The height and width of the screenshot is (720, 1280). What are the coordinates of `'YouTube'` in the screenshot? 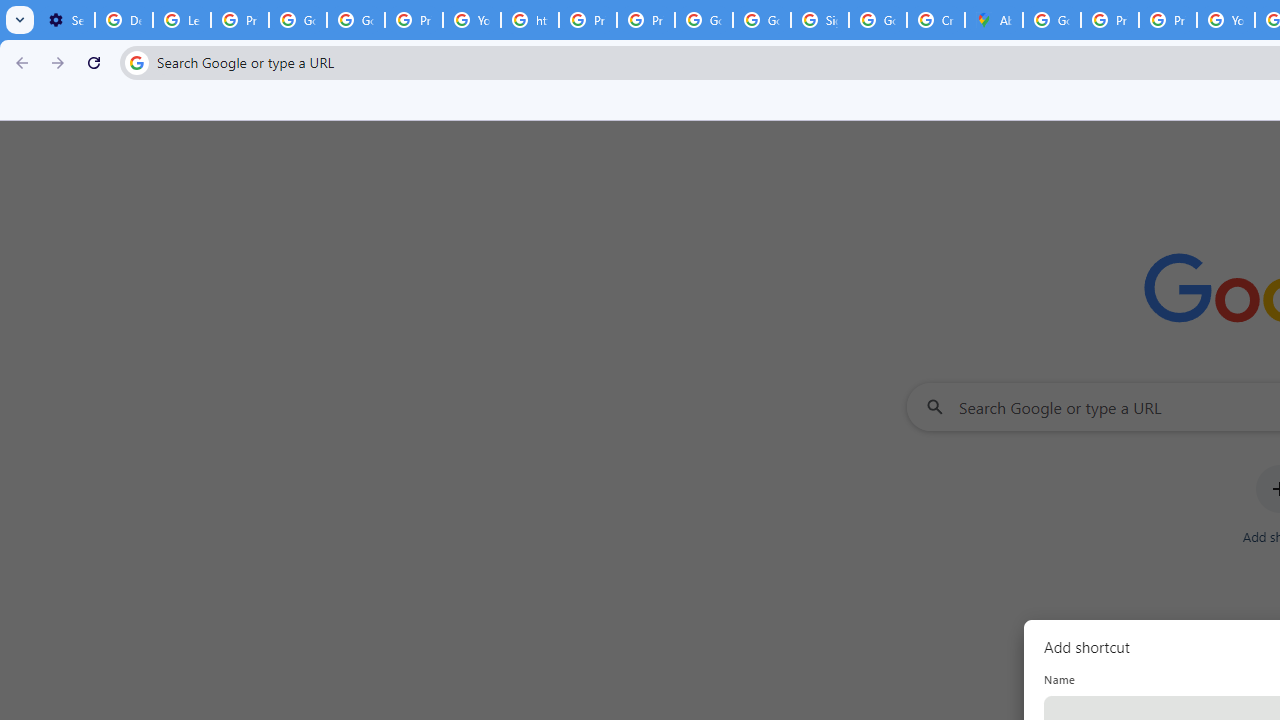 It's located at (470, 20).